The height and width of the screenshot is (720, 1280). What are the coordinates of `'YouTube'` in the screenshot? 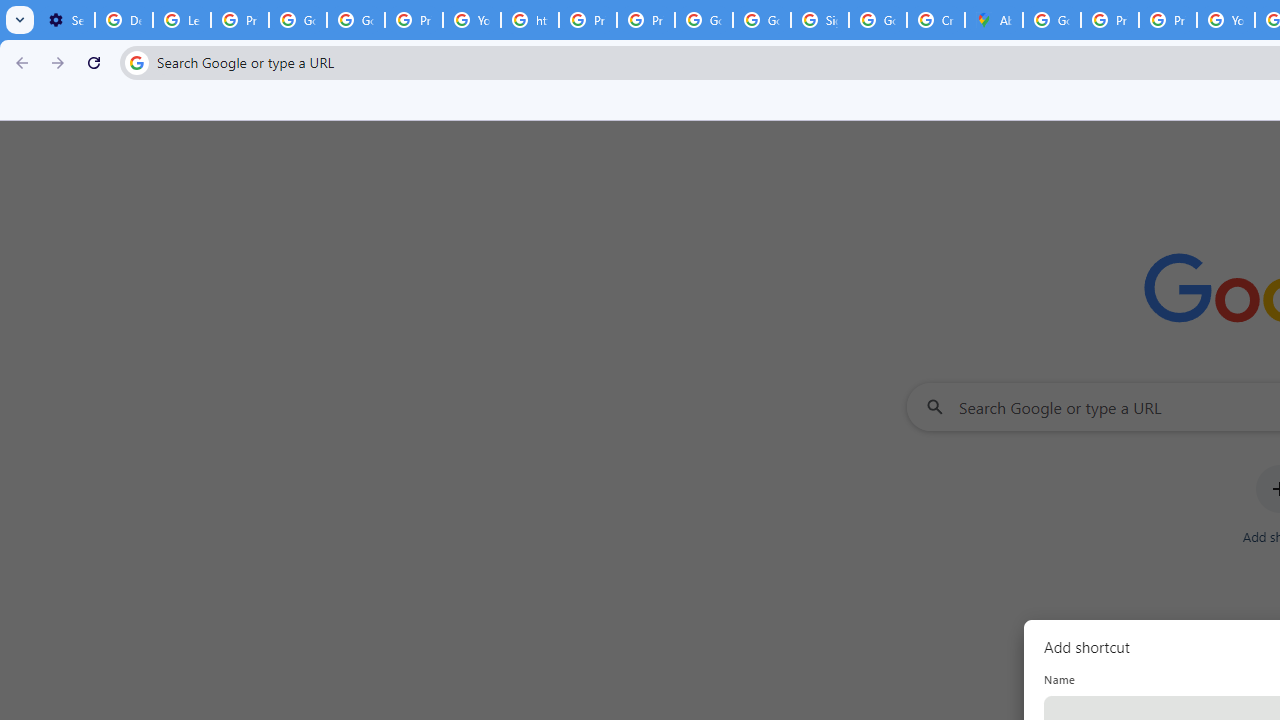 It's located at (470, 20).